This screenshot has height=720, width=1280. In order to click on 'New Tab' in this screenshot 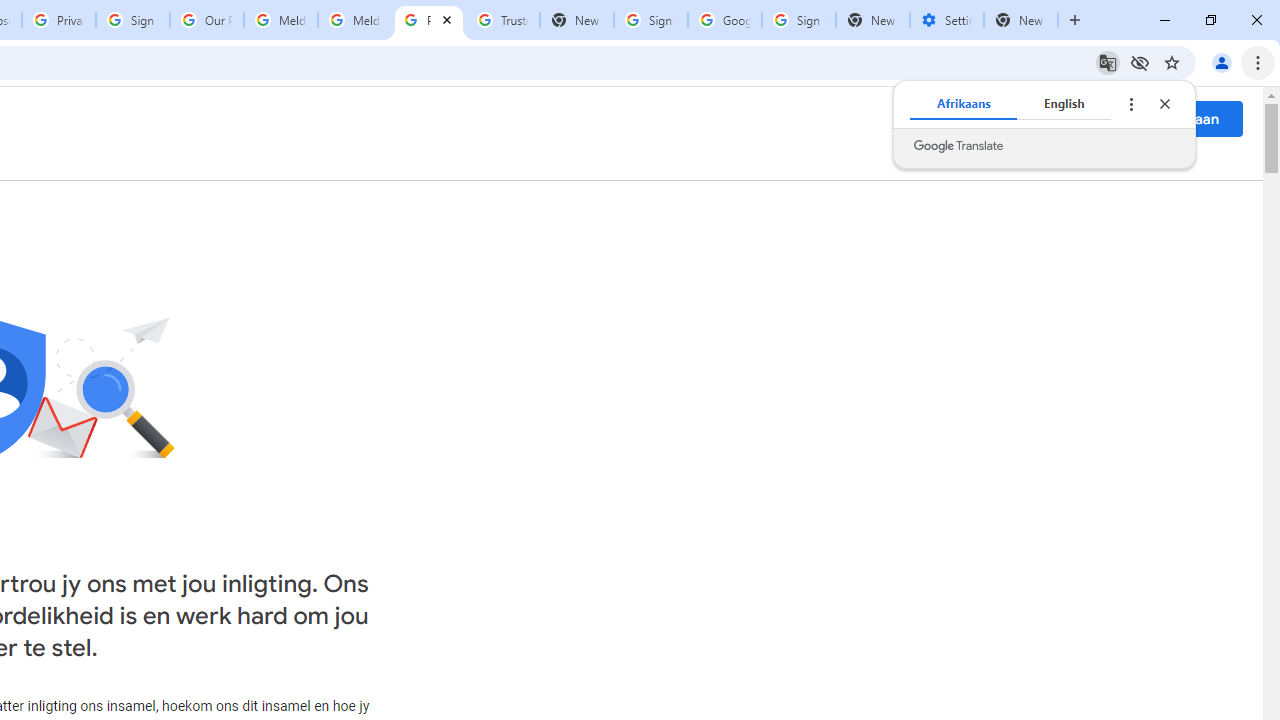, I will do `click(1021, 20)`.